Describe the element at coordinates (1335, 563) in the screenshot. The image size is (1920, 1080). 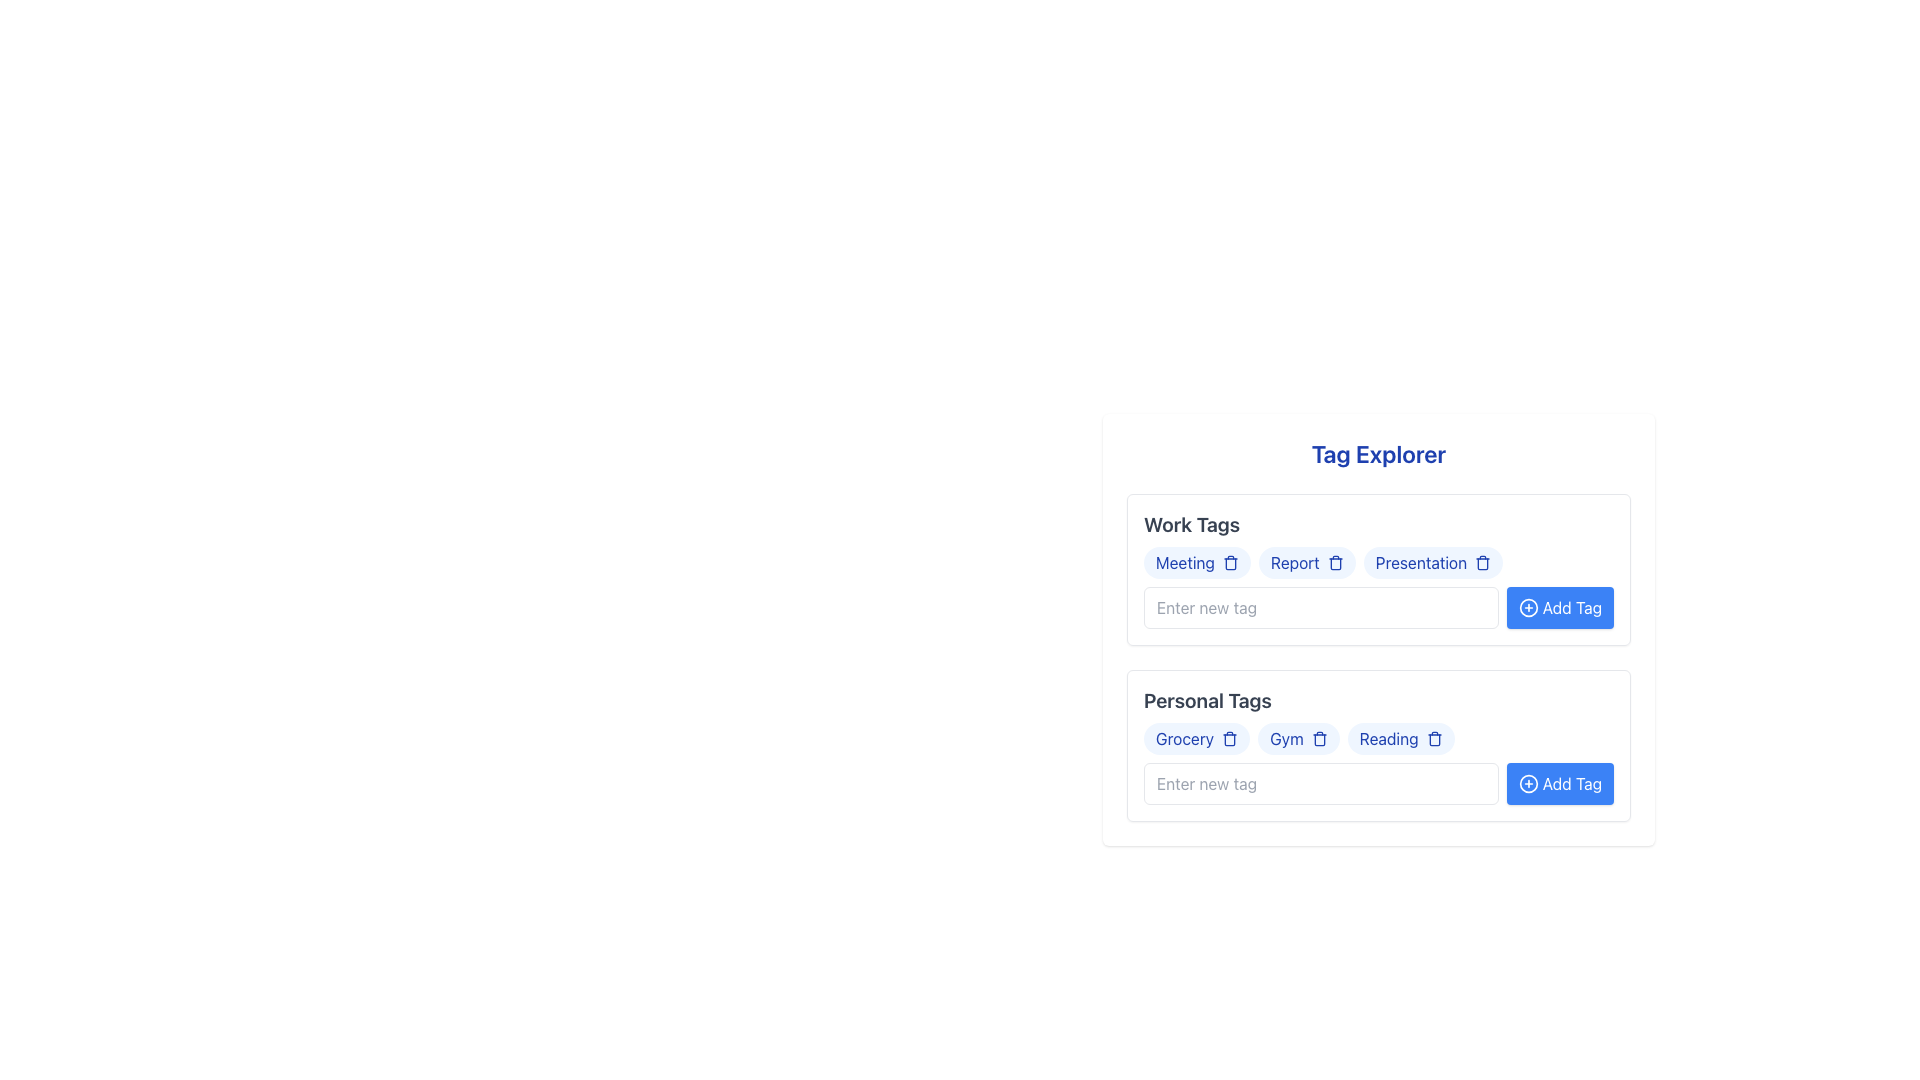
I see `the trash bin icon button located inside the 'Report' tag in the 'Work Tags' section of the 'Tag Explorer' interface to change its color to red` at that location.